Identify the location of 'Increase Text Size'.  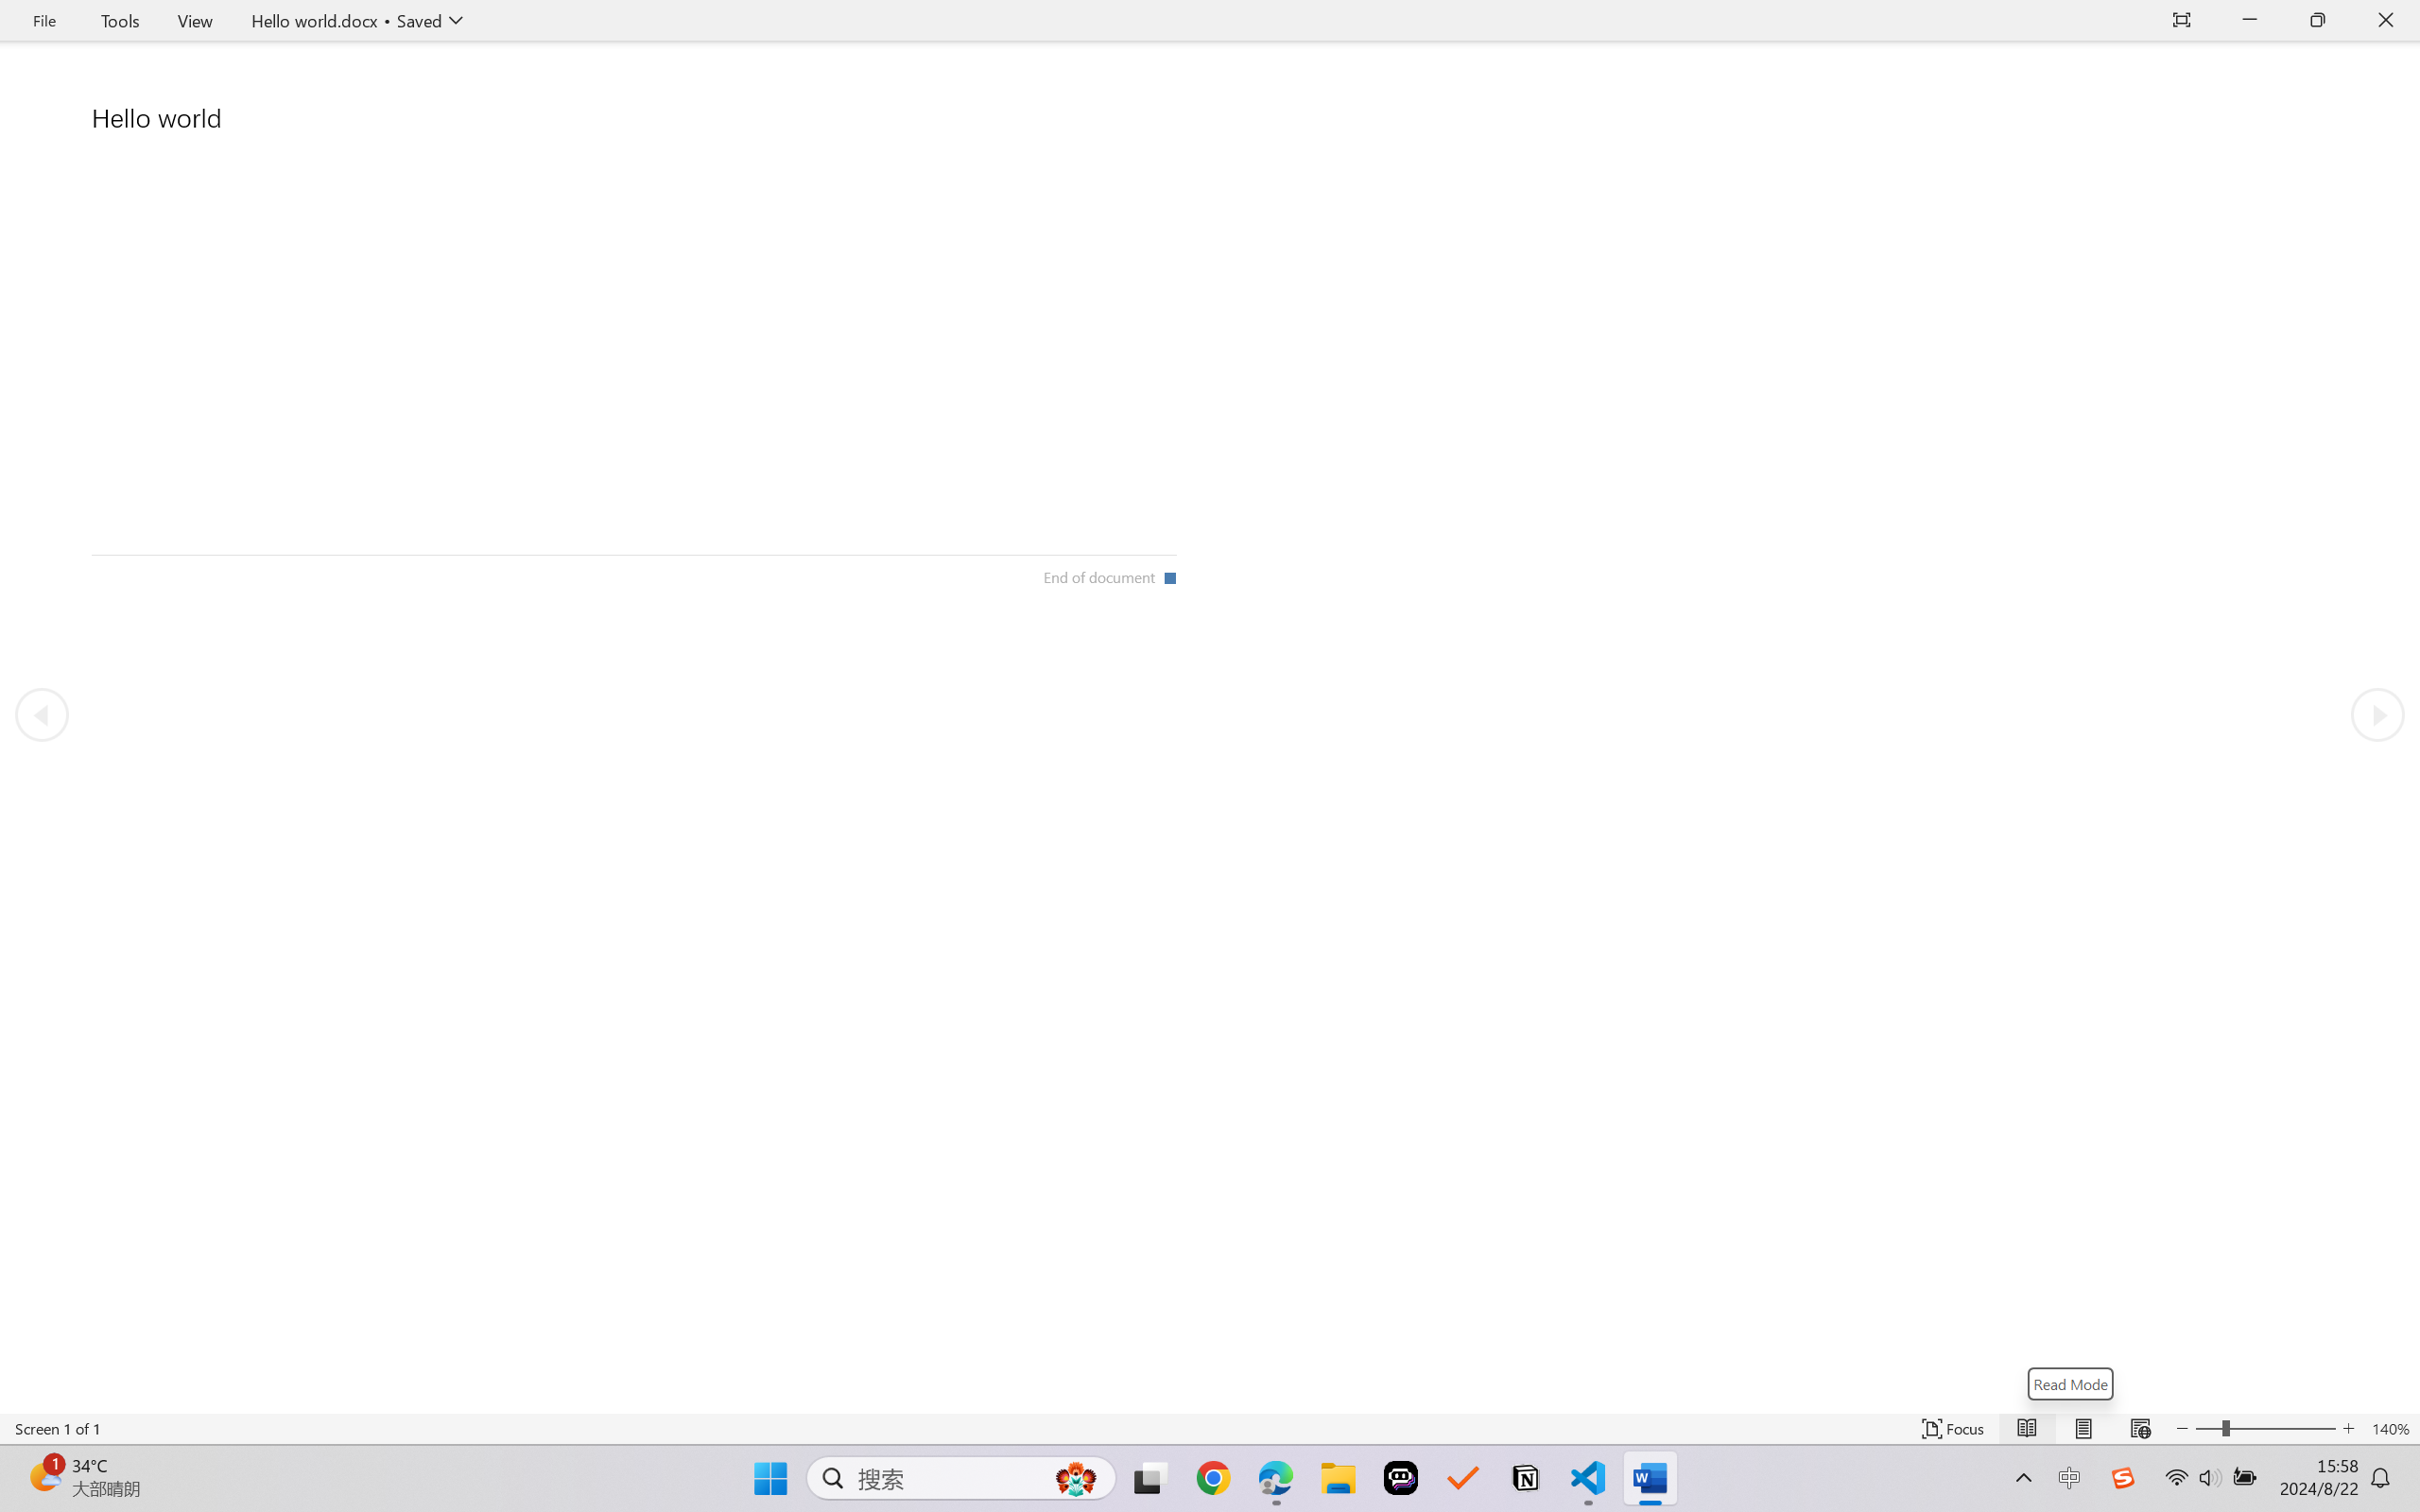
(2348, 1428).